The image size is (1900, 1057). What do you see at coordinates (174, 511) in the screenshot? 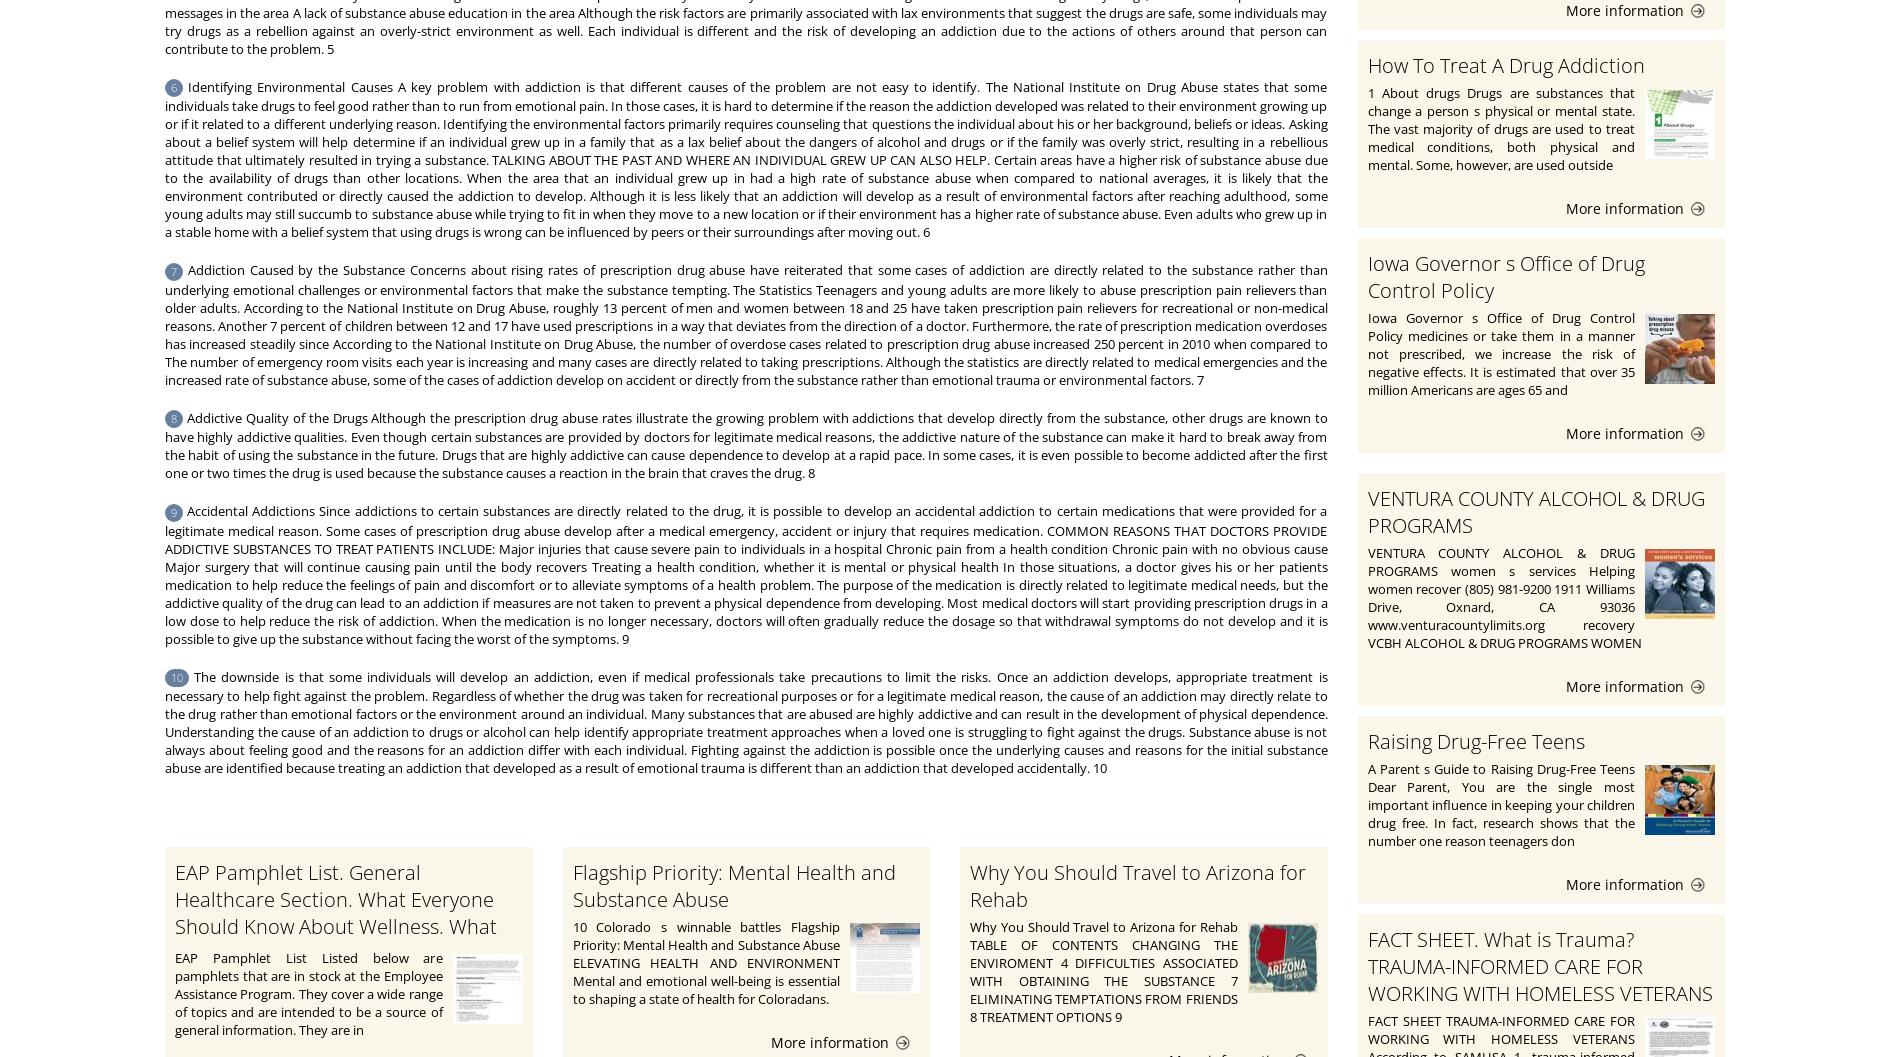
I see `'9'` at bounding box center [174, 511].